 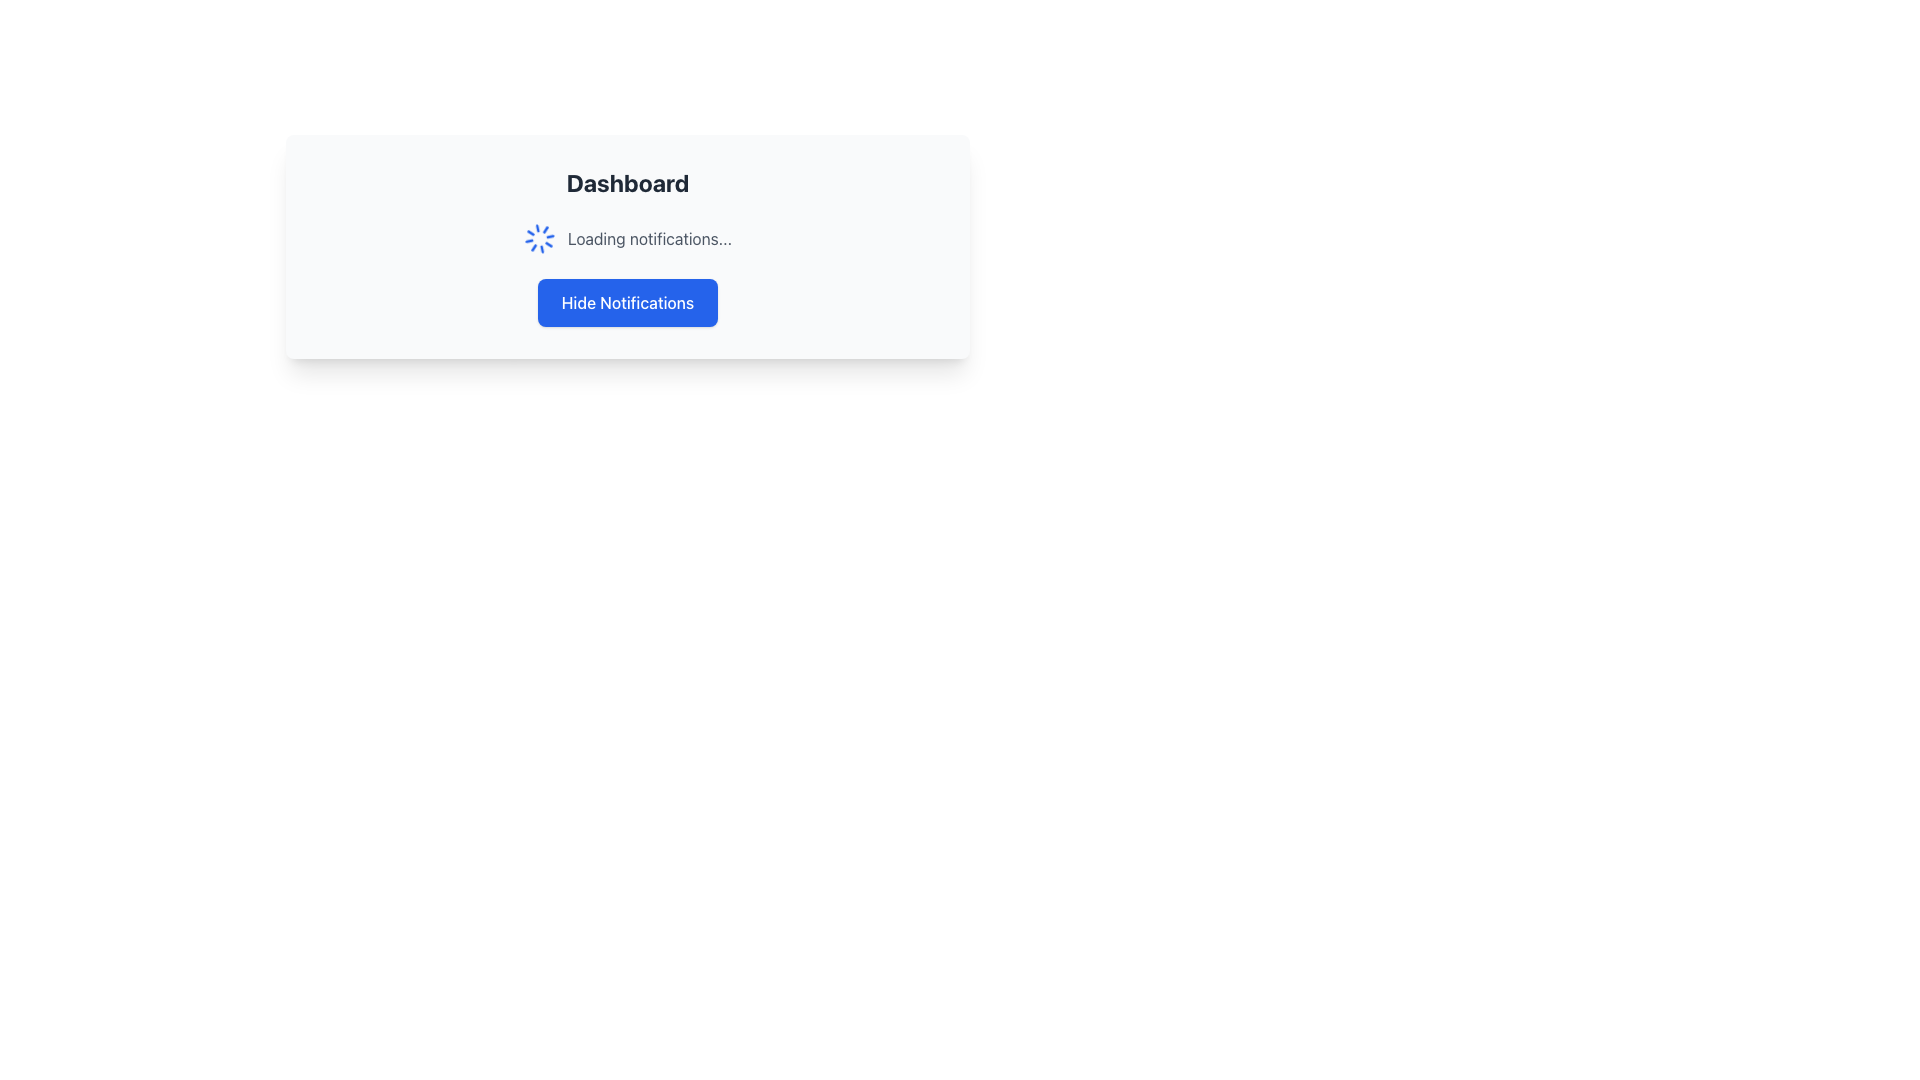 What do you see at coordinates (627, 182) in the screenshot?
I see `text element serving as the header titled 'Dashboard' located at the upper section of the card-like panel` at bounding box center [627, 182].